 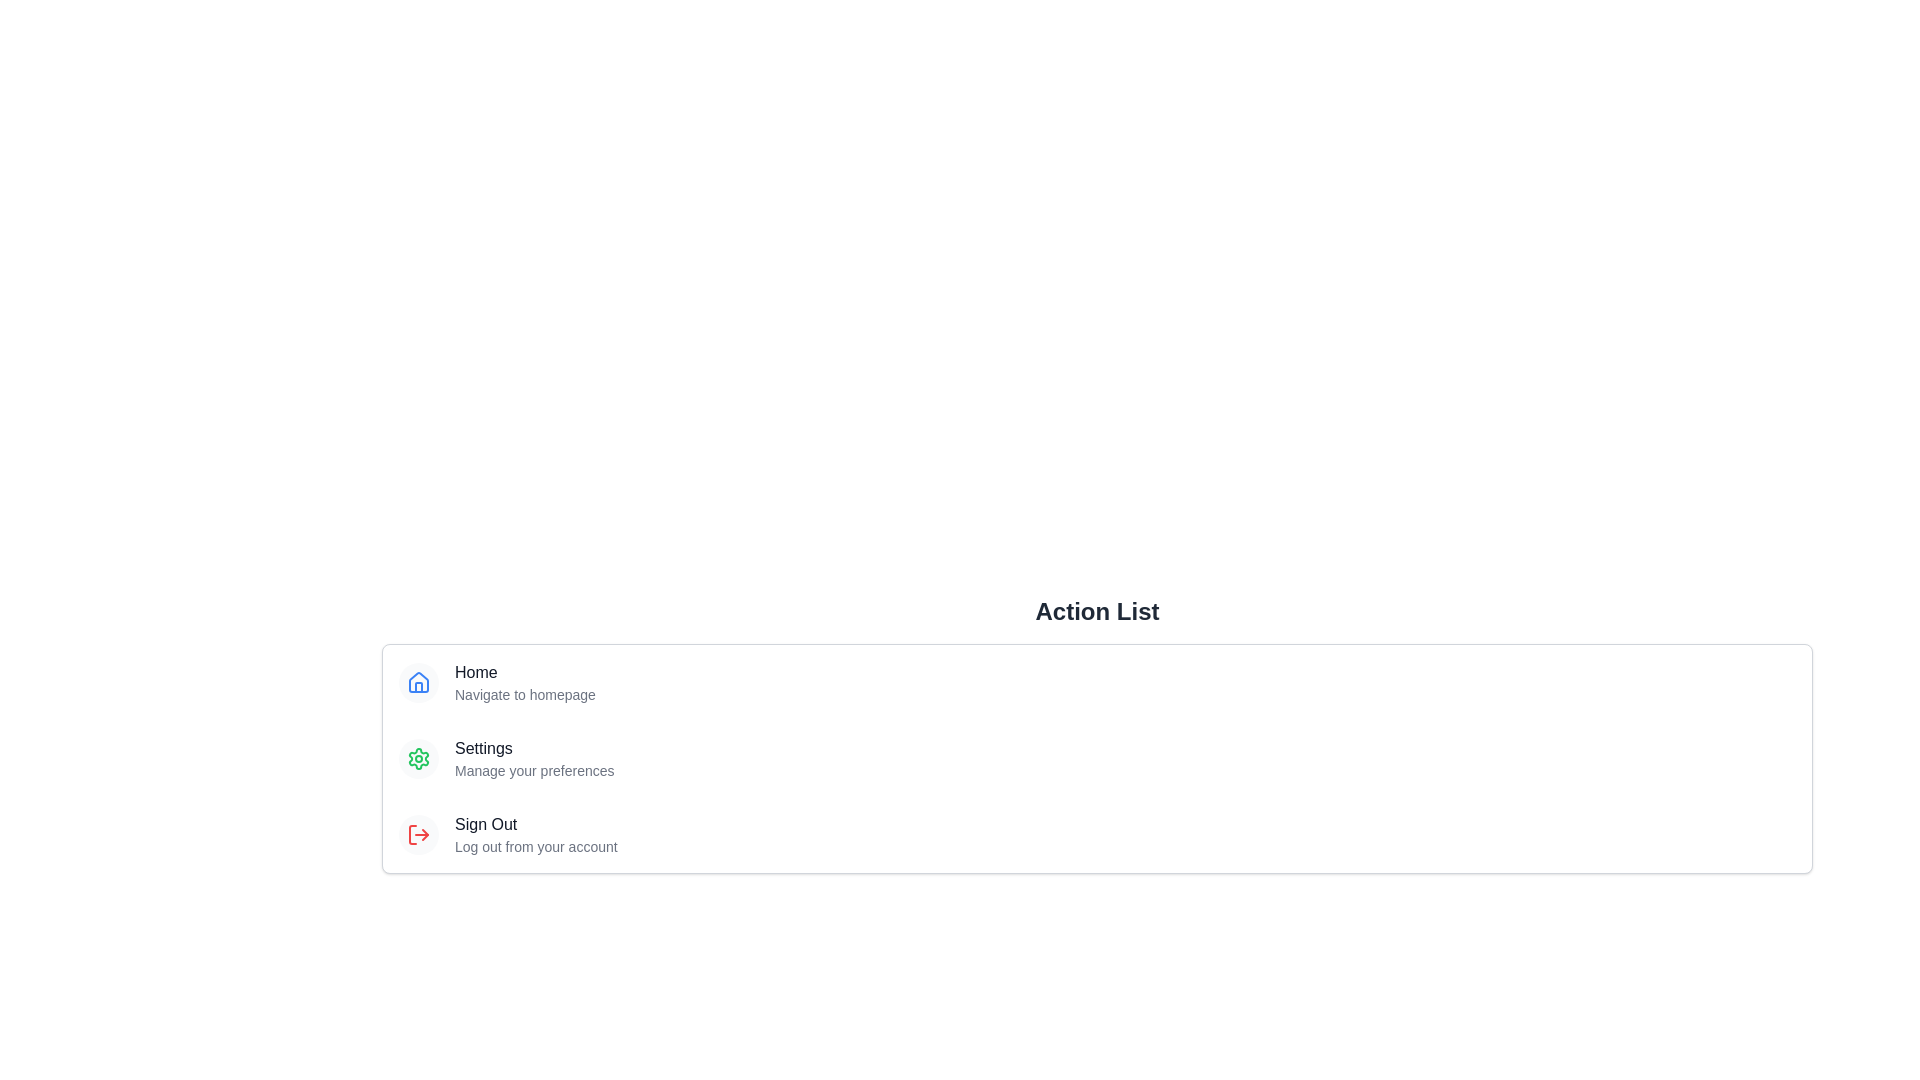 What do you see at coordinates (534, 748) in the screenshot?
I see `the 'Settings' text label` at bounding box center [534, 748].